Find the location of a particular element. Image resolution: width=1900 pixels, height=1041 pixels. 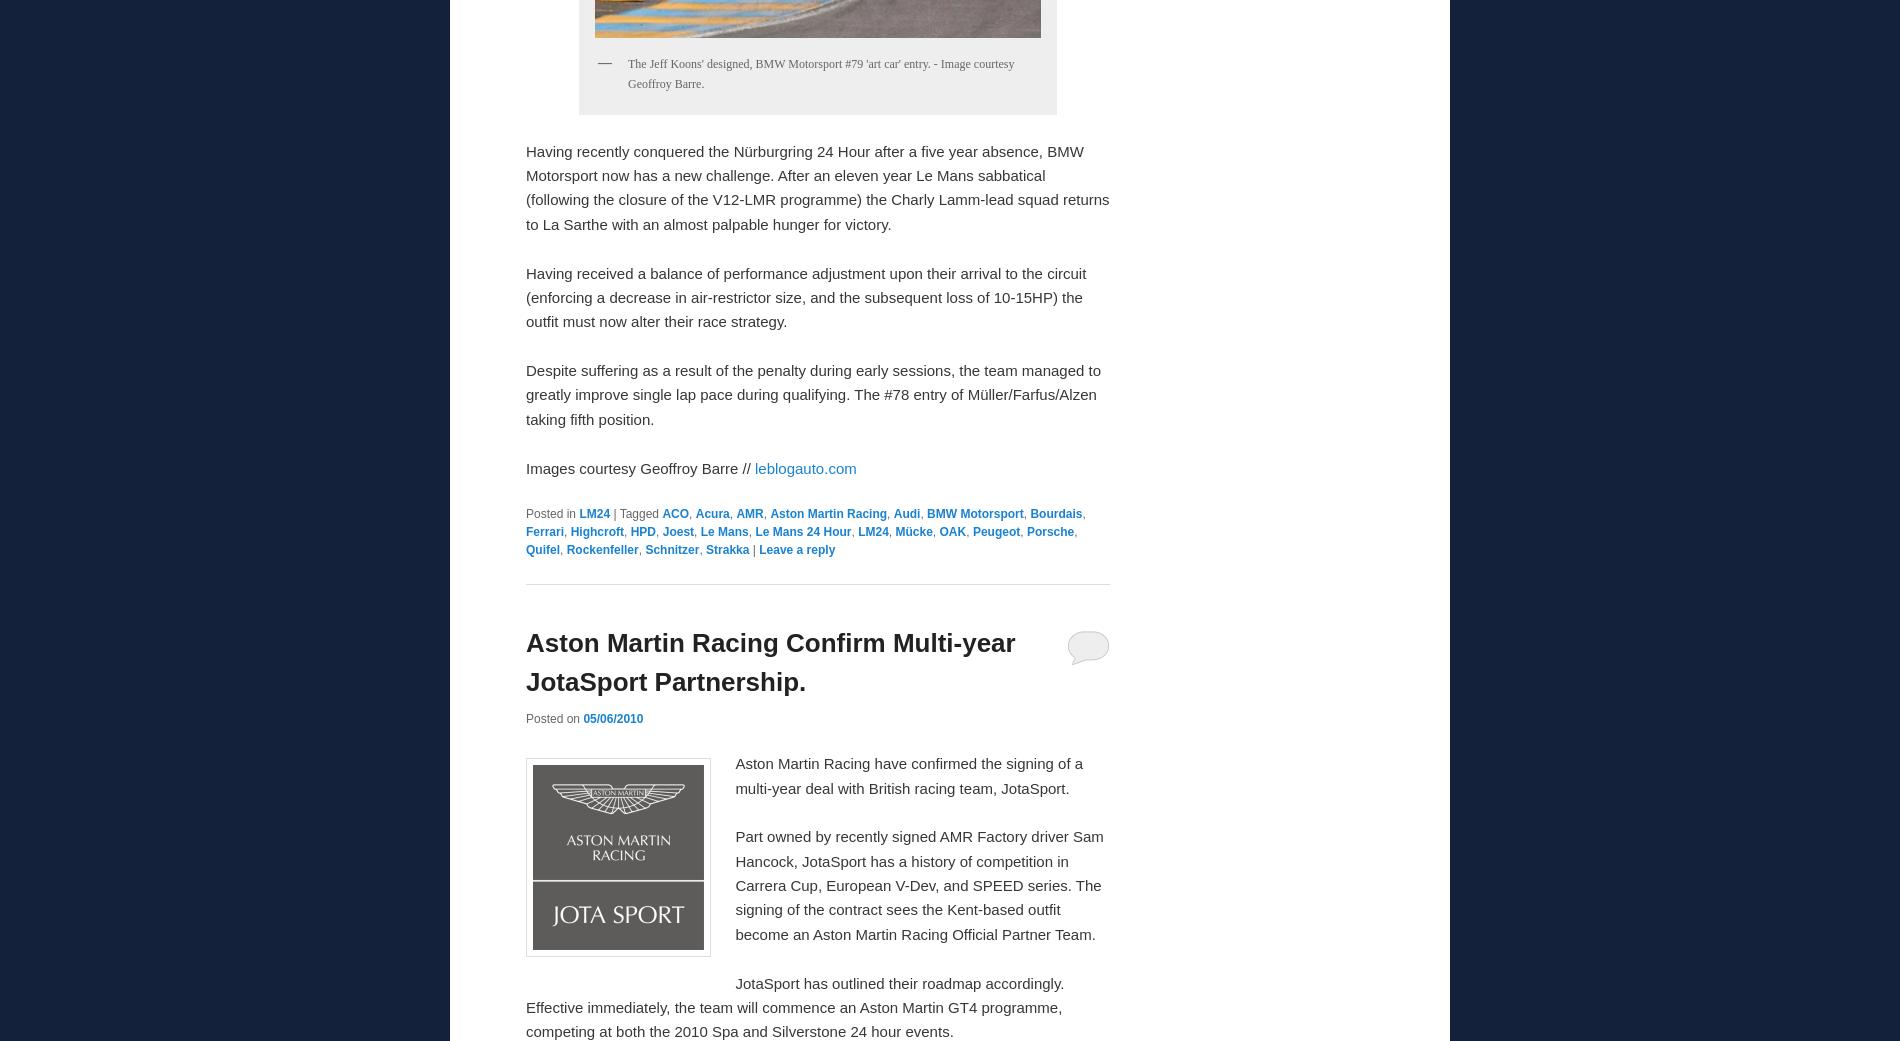

'Le Mans' is located at coordinates (723, 531).